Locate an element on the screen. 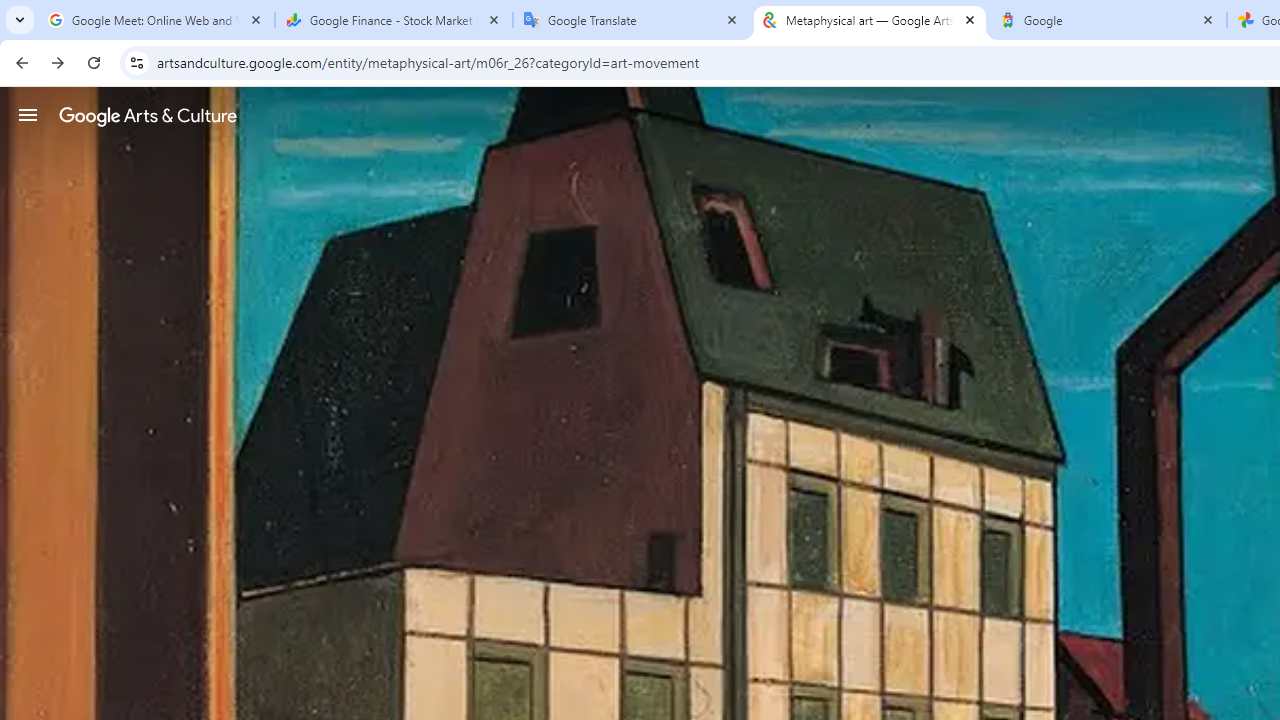 The height and width of the screenshot is (720, 1280). 'Search tabs' is located at coordinates (20, 20).